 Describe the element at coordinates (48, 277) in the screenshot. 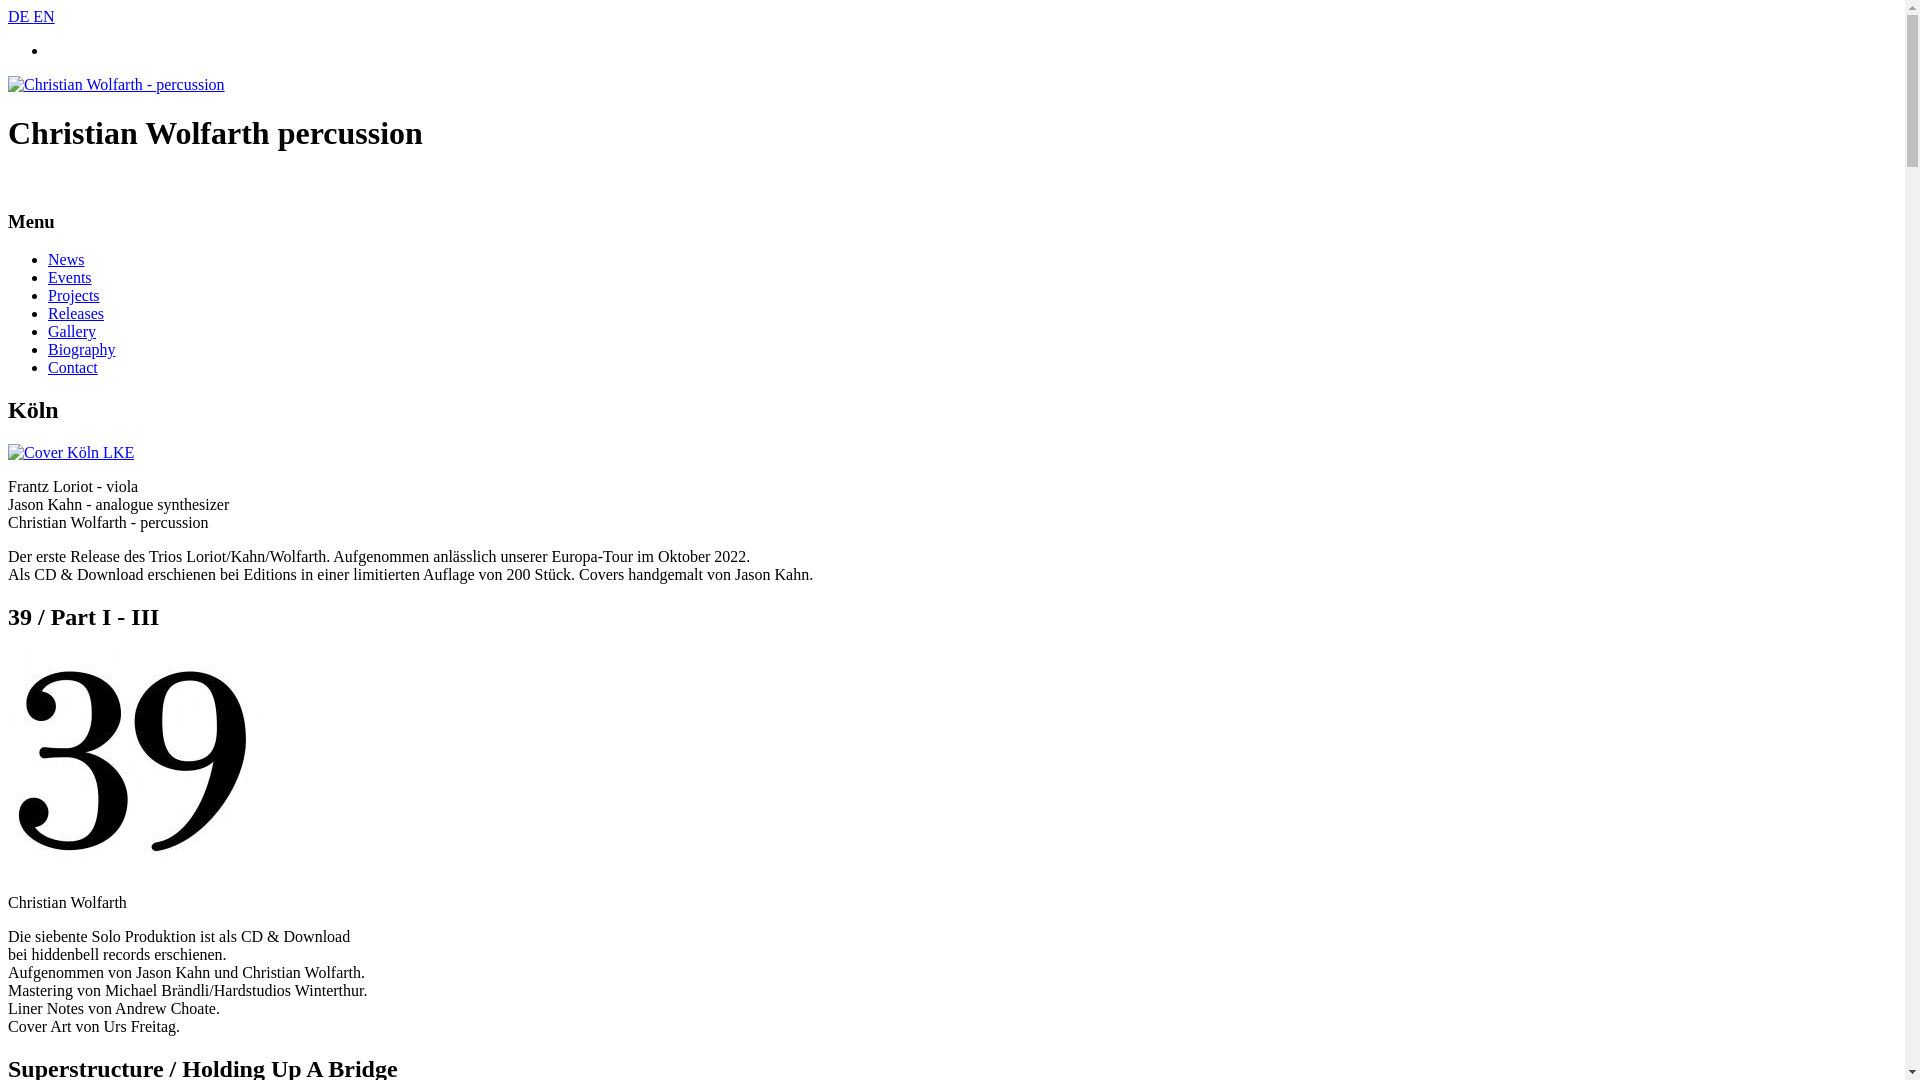

I see `'Events'` at that location.